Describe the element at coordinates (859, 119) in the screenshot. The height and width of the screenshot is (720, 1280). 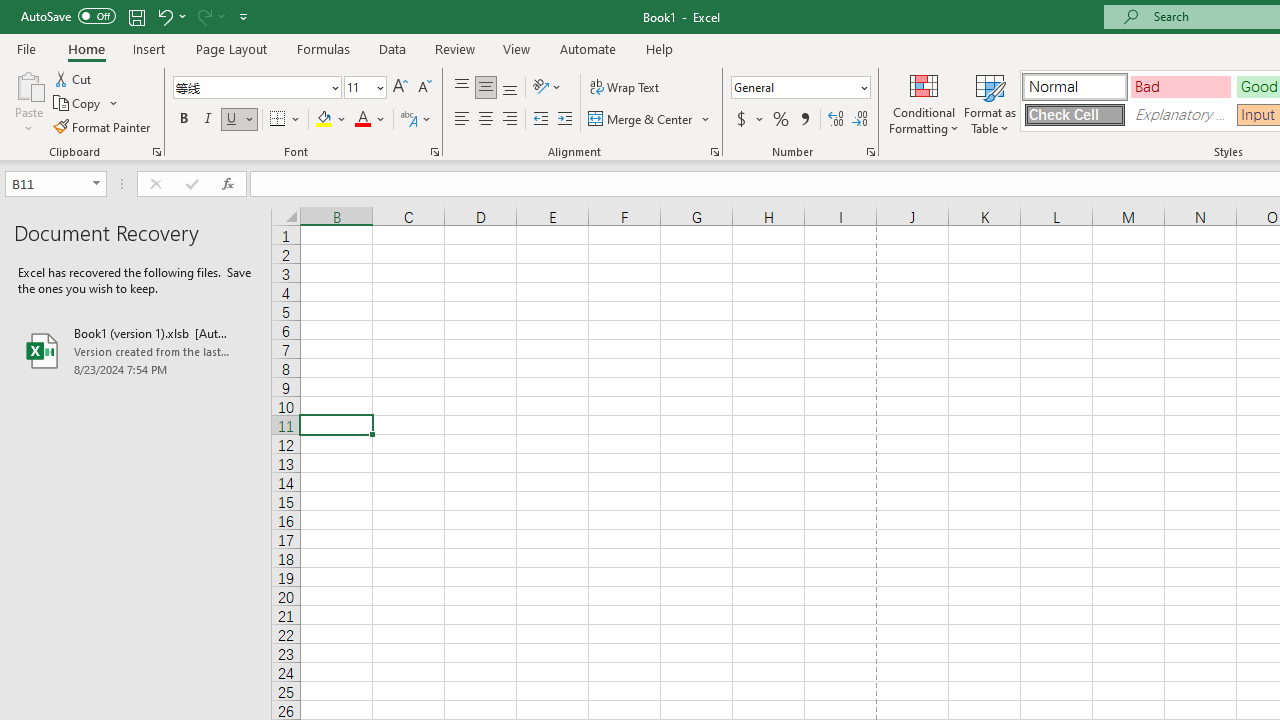
I see `'Decrease Decimal'` at that location.